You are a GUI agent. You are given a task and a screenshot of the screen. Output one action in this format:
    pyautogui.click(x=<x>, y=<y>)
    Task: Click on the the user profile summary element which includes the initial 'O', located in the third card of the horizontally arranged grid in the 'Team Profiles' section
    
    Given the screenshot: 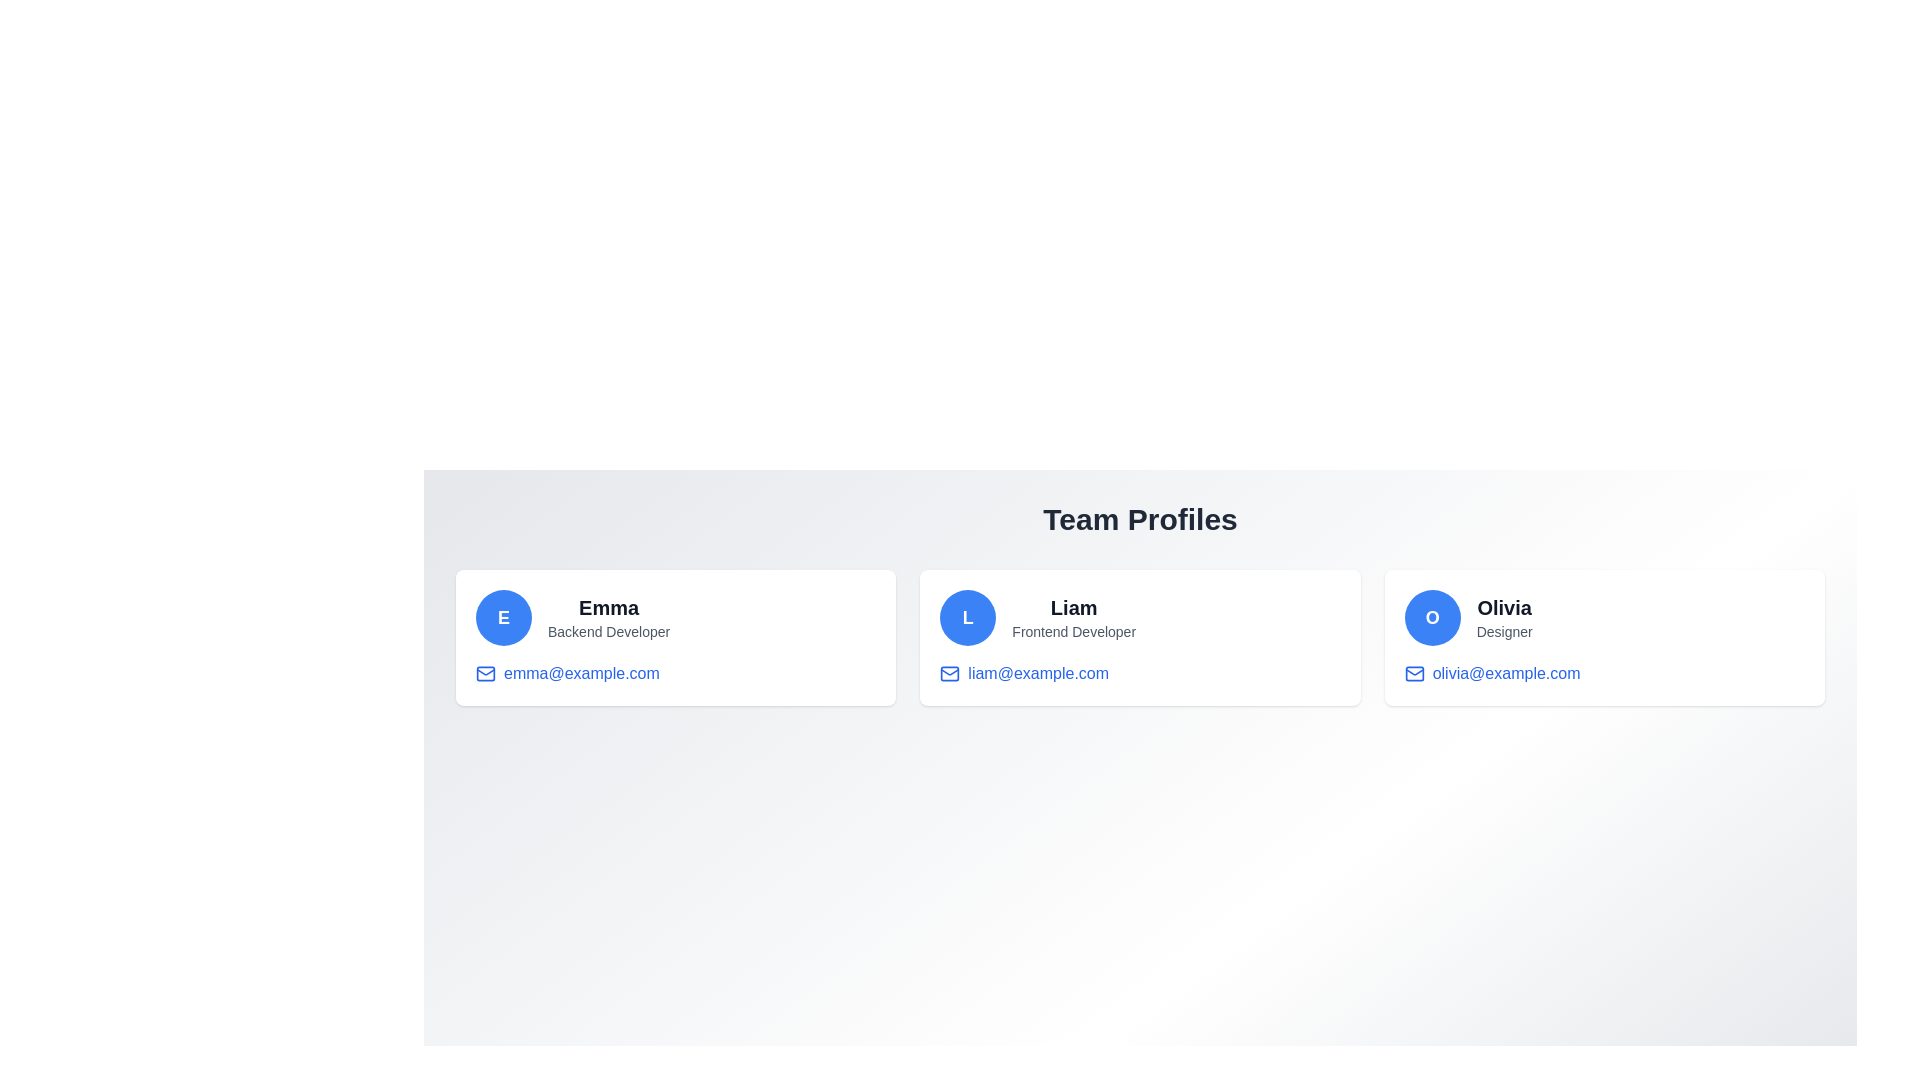 What is the action you would take?
    pyautogui.click(x=1604, y=616)
    